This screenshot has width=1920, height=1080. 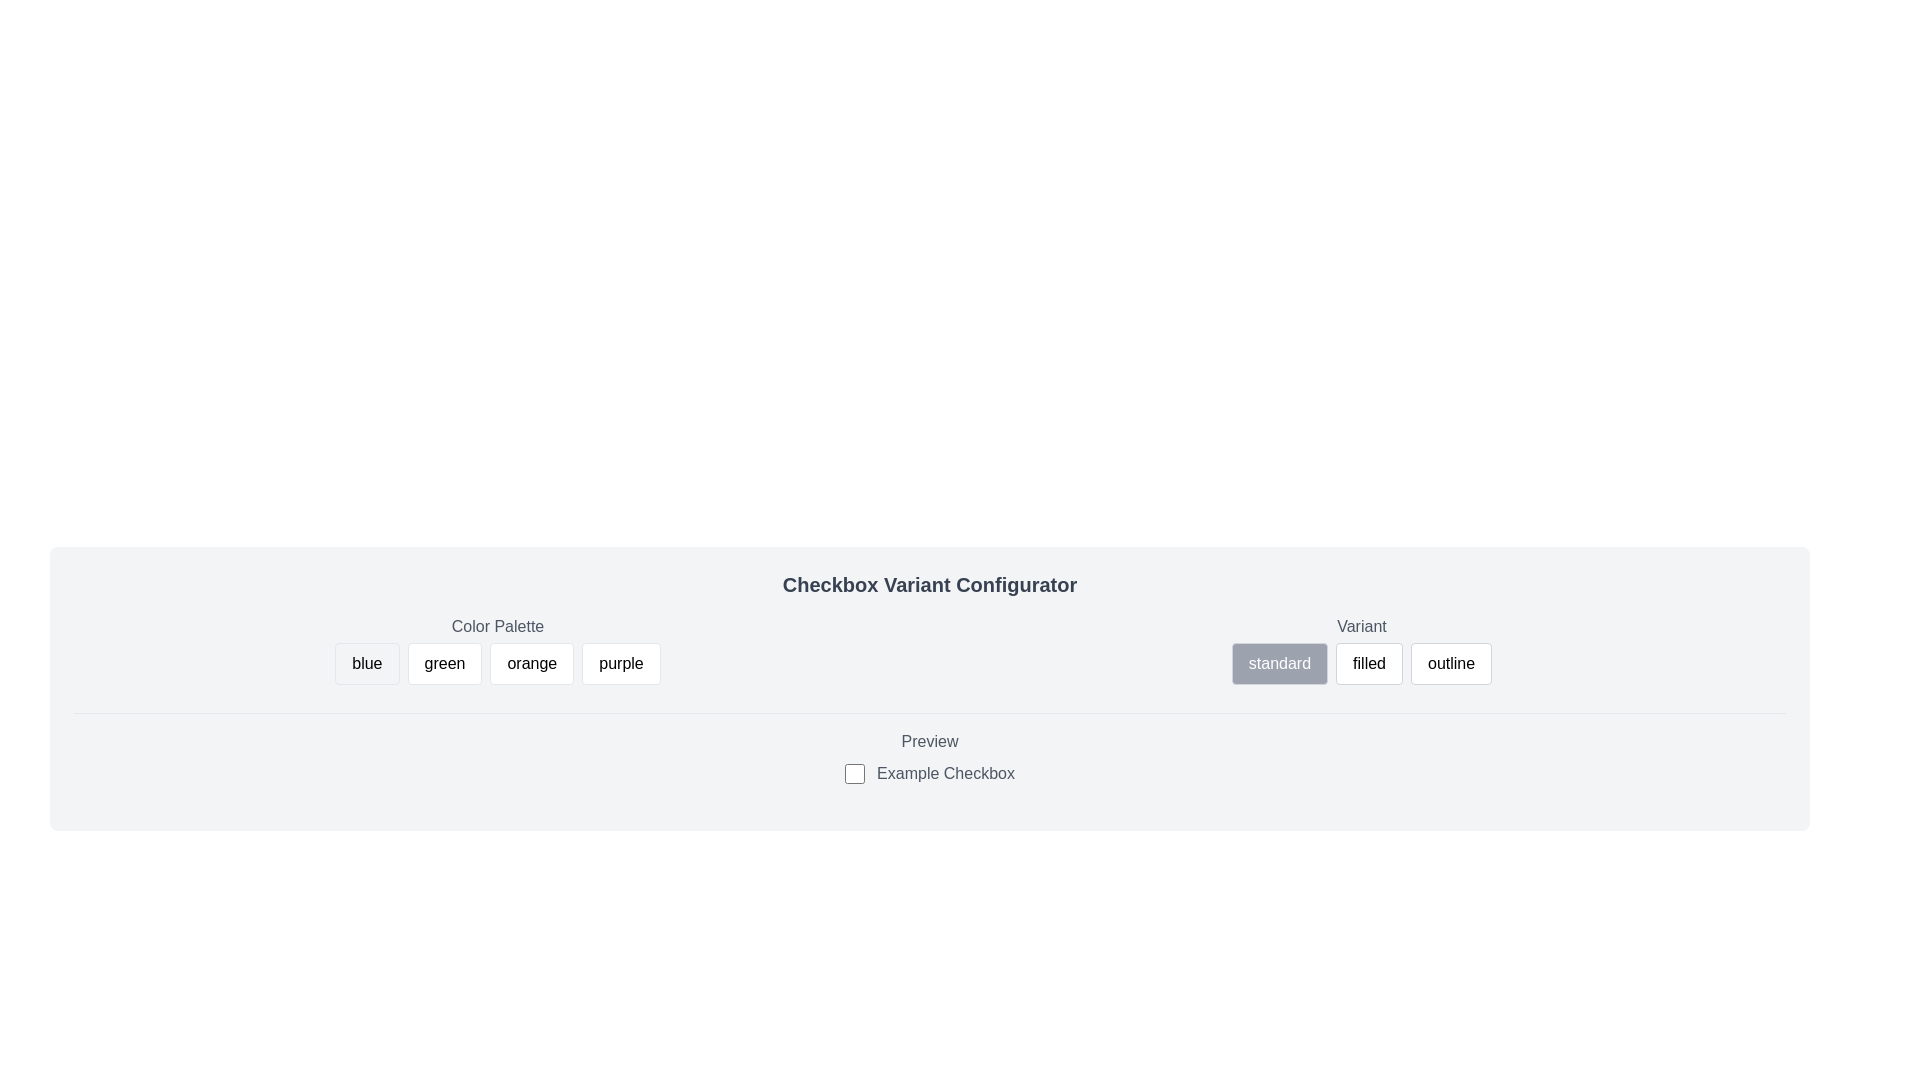 What do you see at coordinates (929, 773) in the screenshot?
I see `the 'Example Checkbox' located in the lower-central part of the interface within the 'Preview' section` at bounding box center [929, 773].